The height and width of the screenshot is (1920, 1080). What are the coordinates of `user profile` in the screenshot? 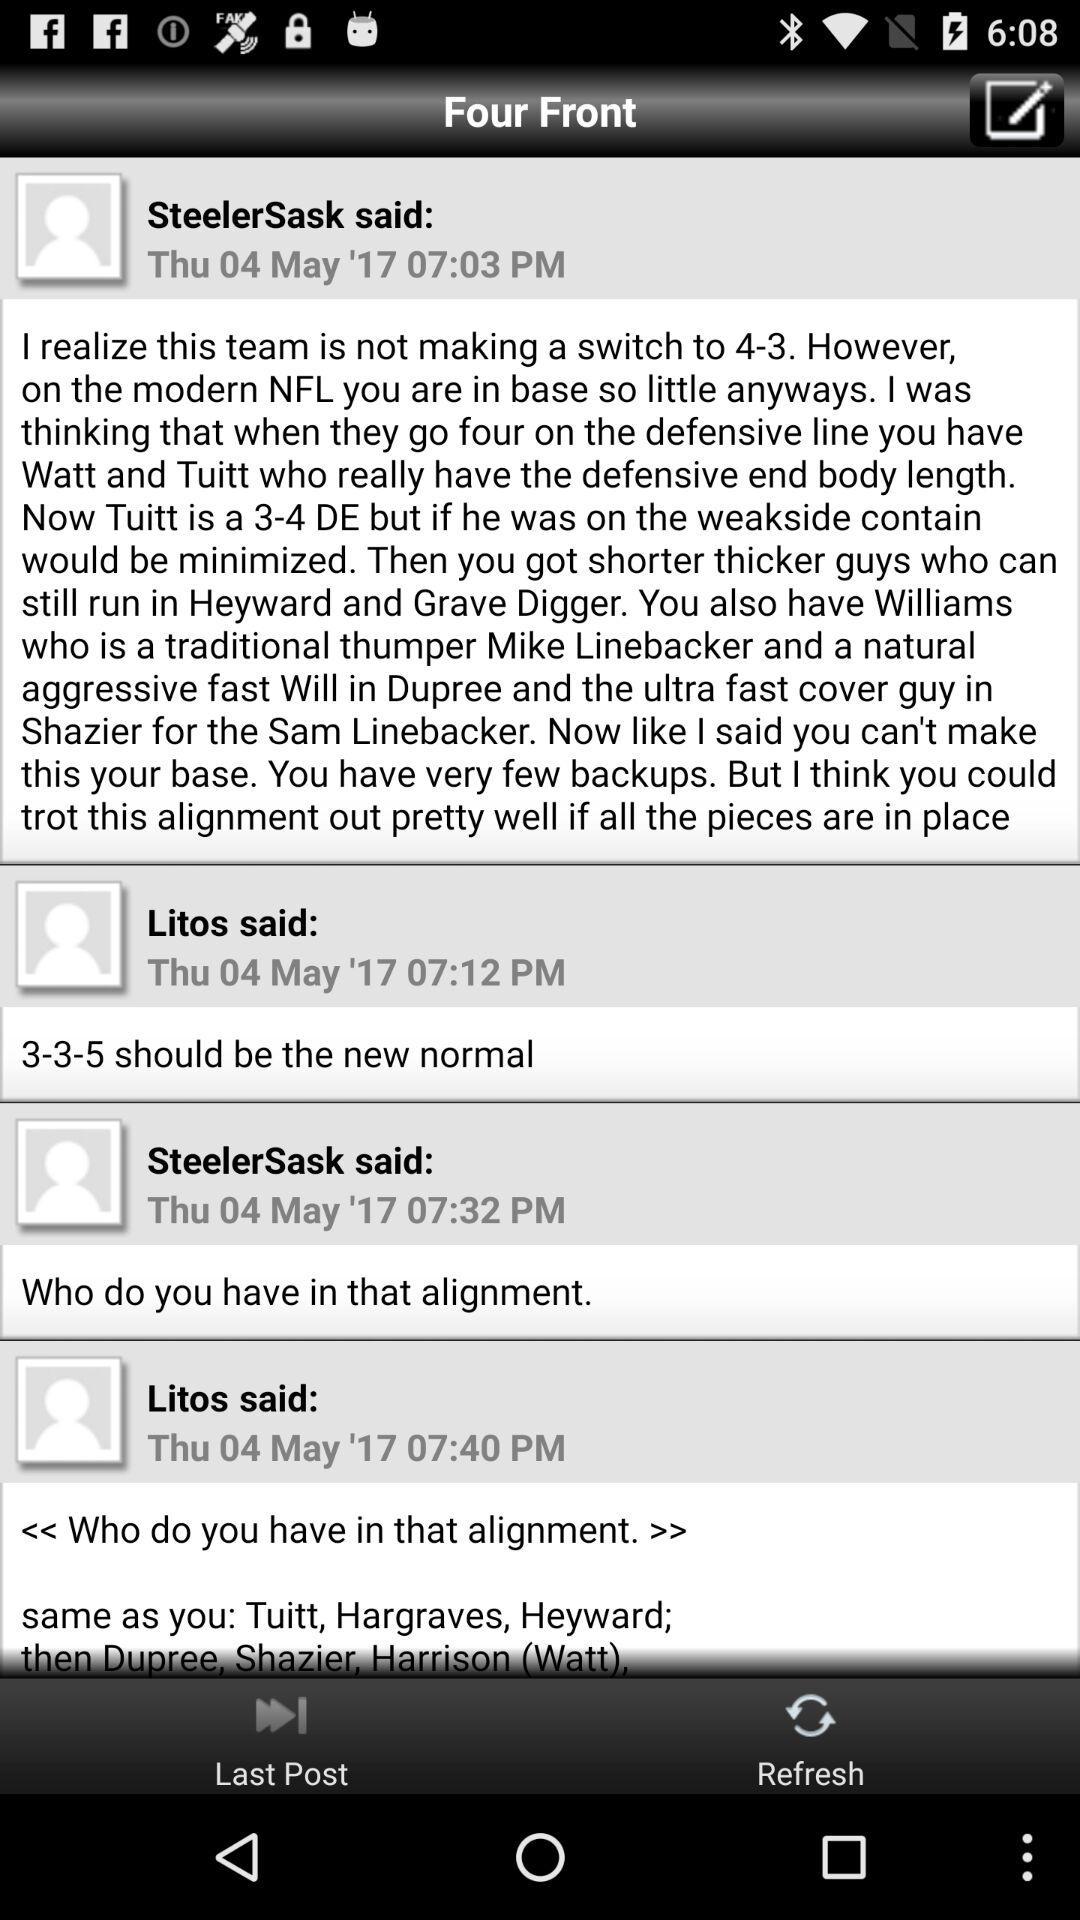 It's located at (72, 1176).